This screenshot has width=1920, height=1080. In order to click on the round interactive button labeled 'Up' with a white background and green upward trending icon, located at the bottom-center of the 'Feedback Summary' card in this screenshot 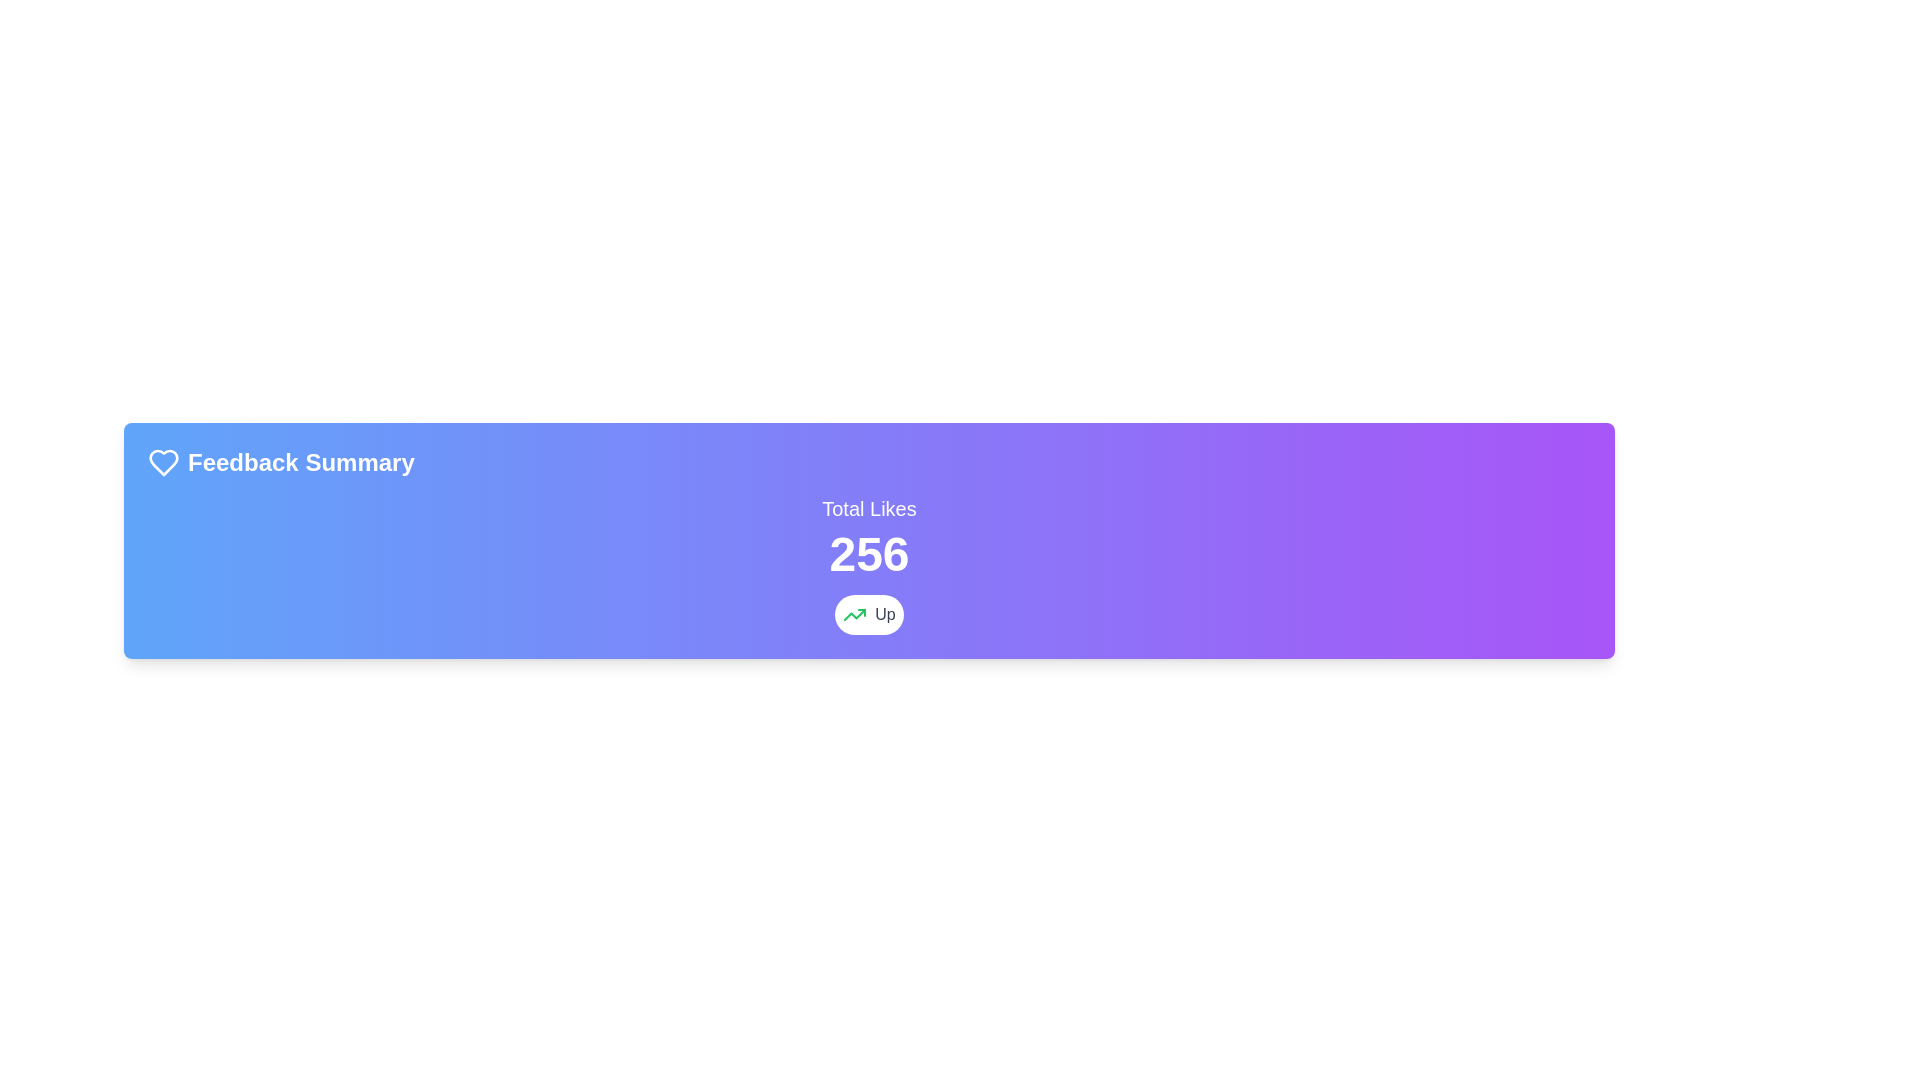, I will do `click(869, 613)`.